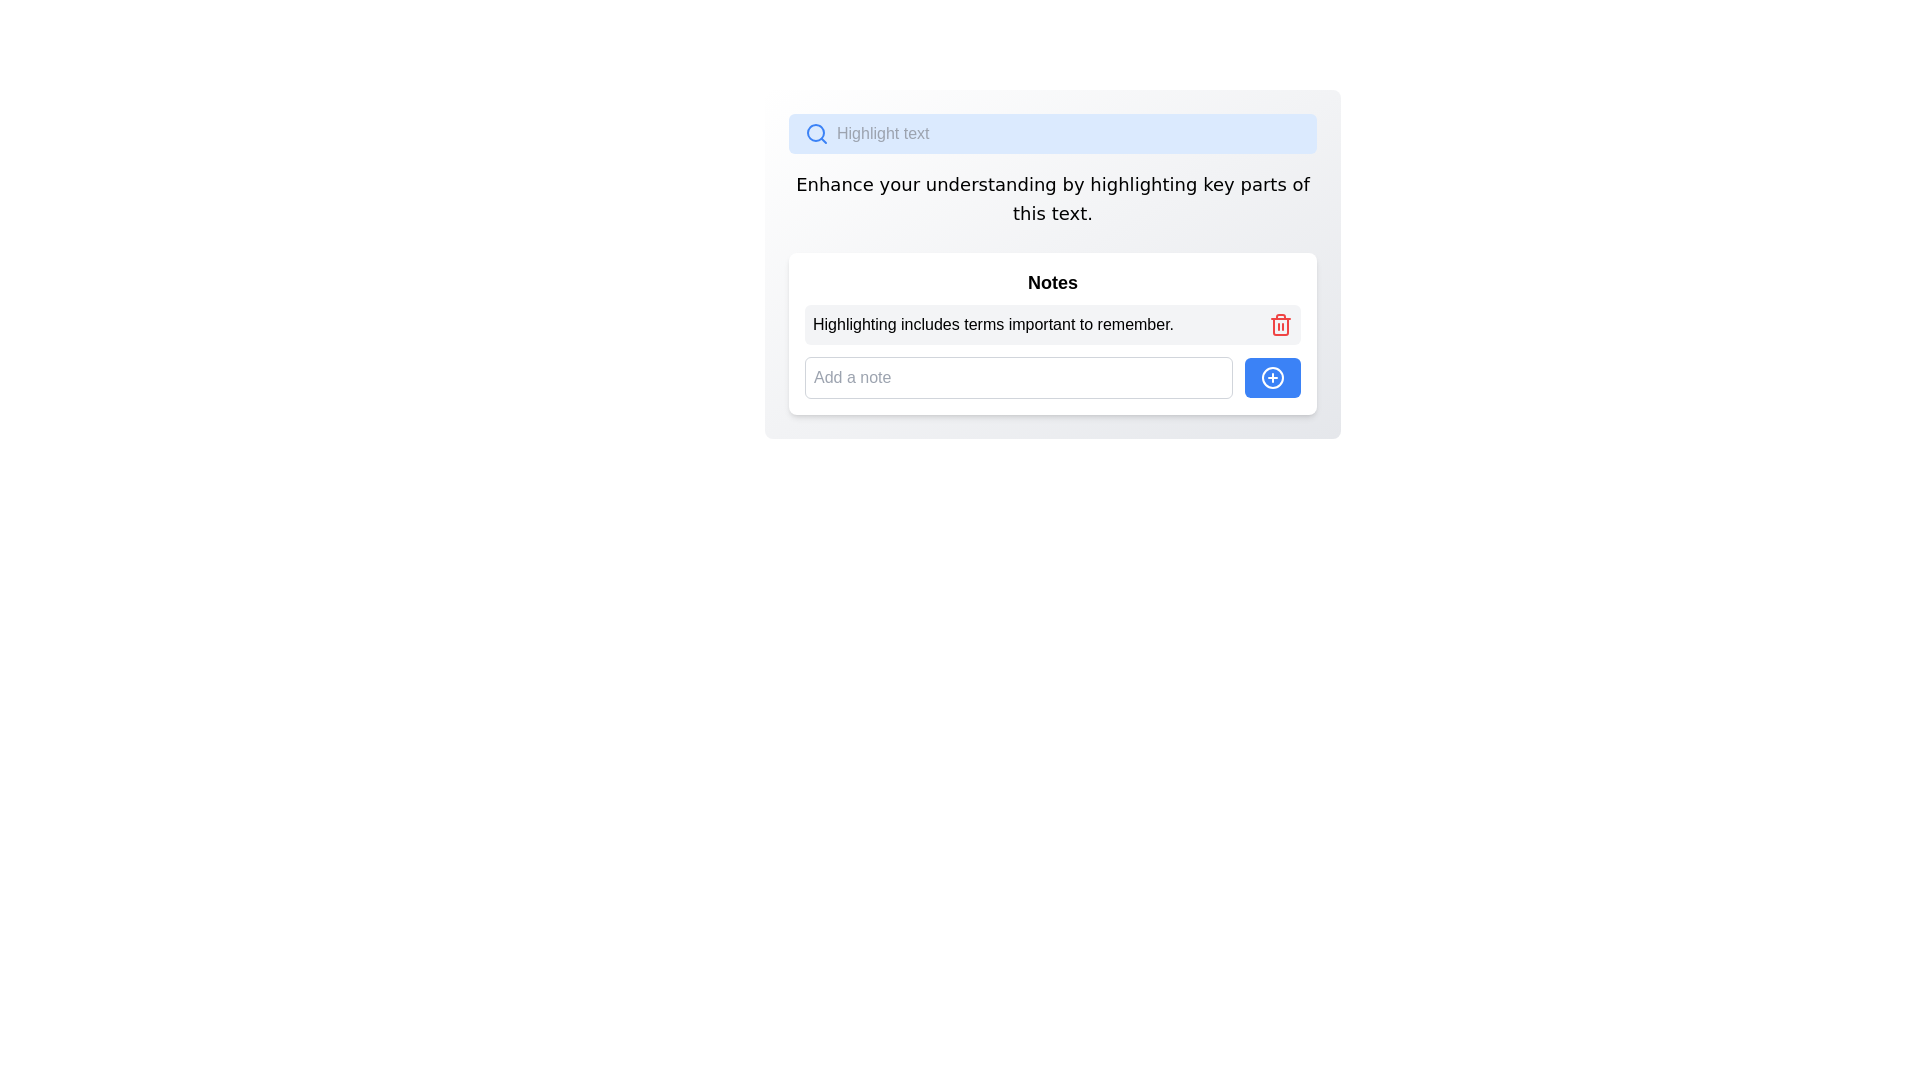  I want to click on the generic spacer or text placeholder element located between the words 'by' and 'highlighting' in the text 'Enhance your understanding by highlighting key parts of this text.', so click(1058, 184).